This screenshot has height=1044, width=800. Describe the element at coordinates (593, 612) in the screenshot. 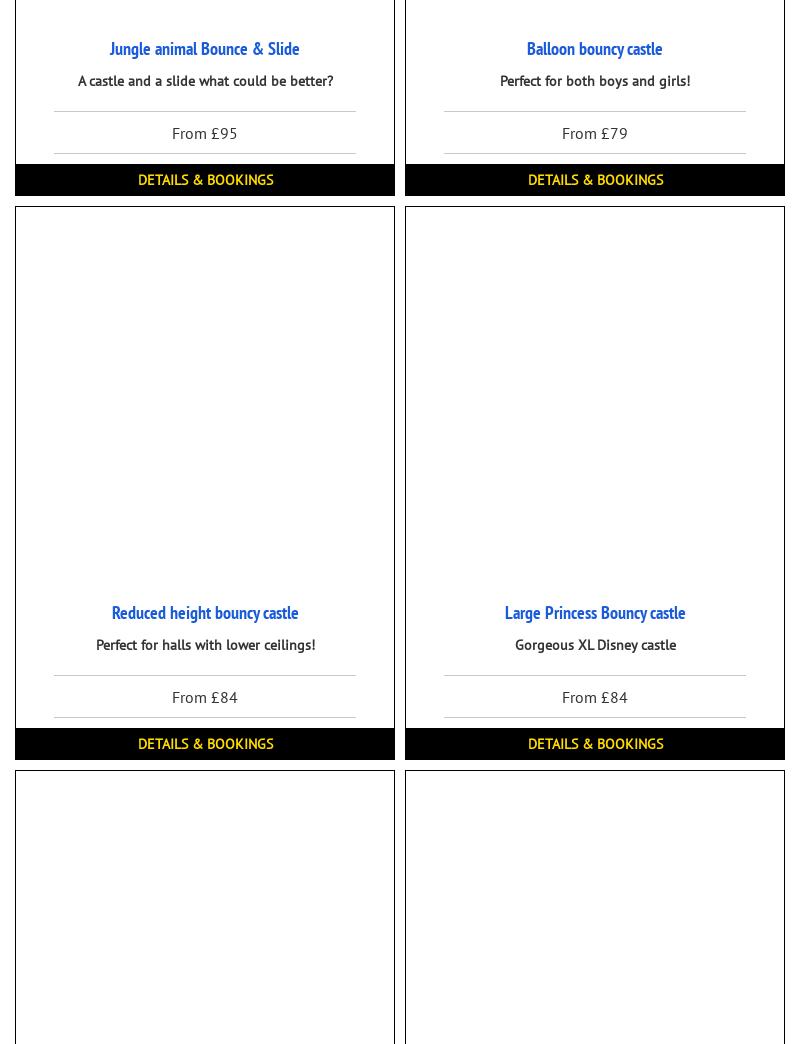

I see `'Large Princess Bouncy castle'` at that location.